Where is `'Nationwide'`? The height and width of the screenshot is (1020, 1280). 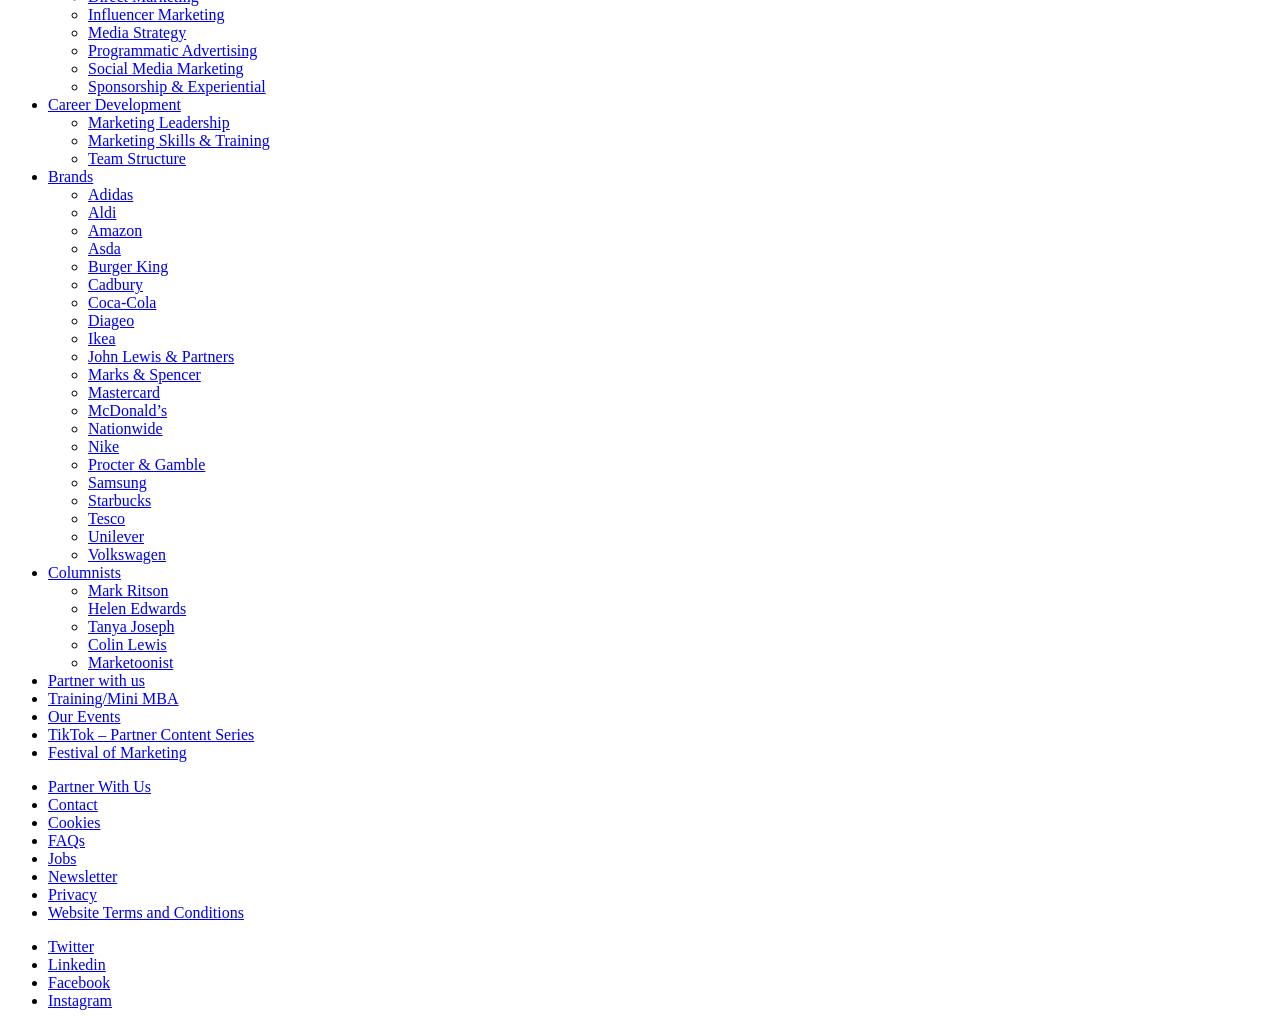 'Nationwide' is located at coordinates (124, 427).